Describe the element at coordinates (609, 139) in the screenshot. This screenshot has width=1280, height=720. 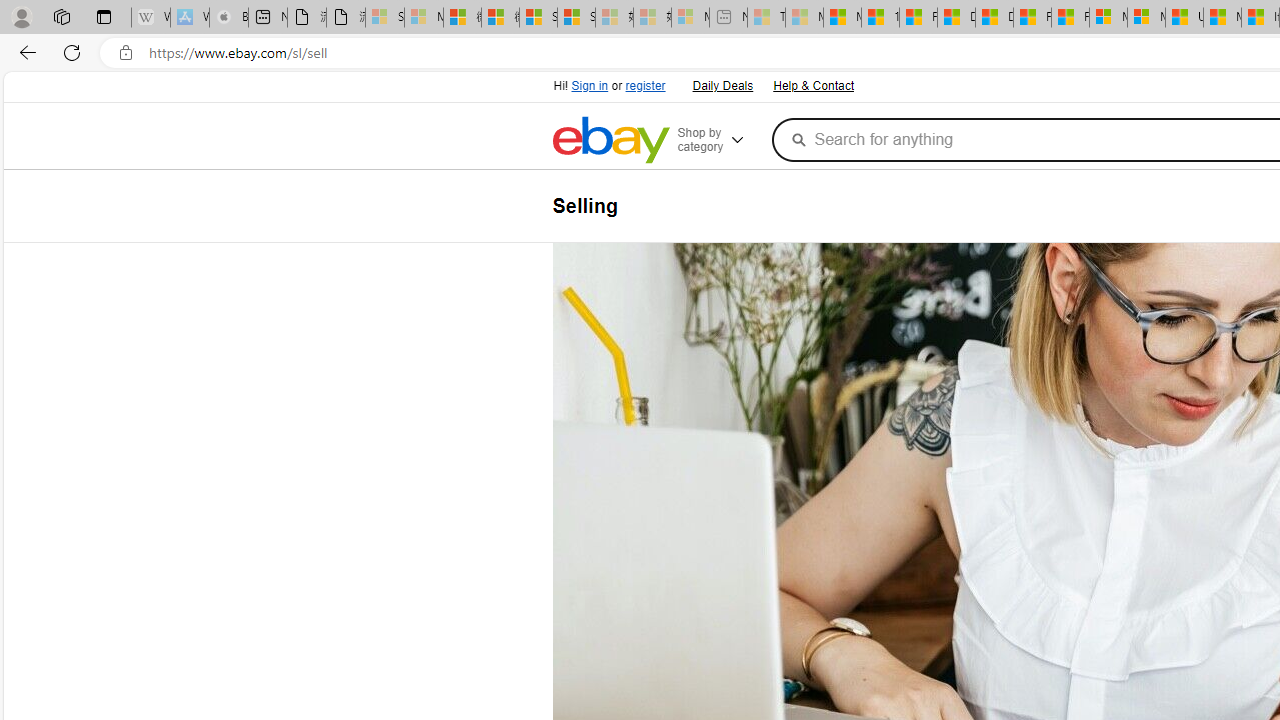
I see `'eBay Home'` at that location.